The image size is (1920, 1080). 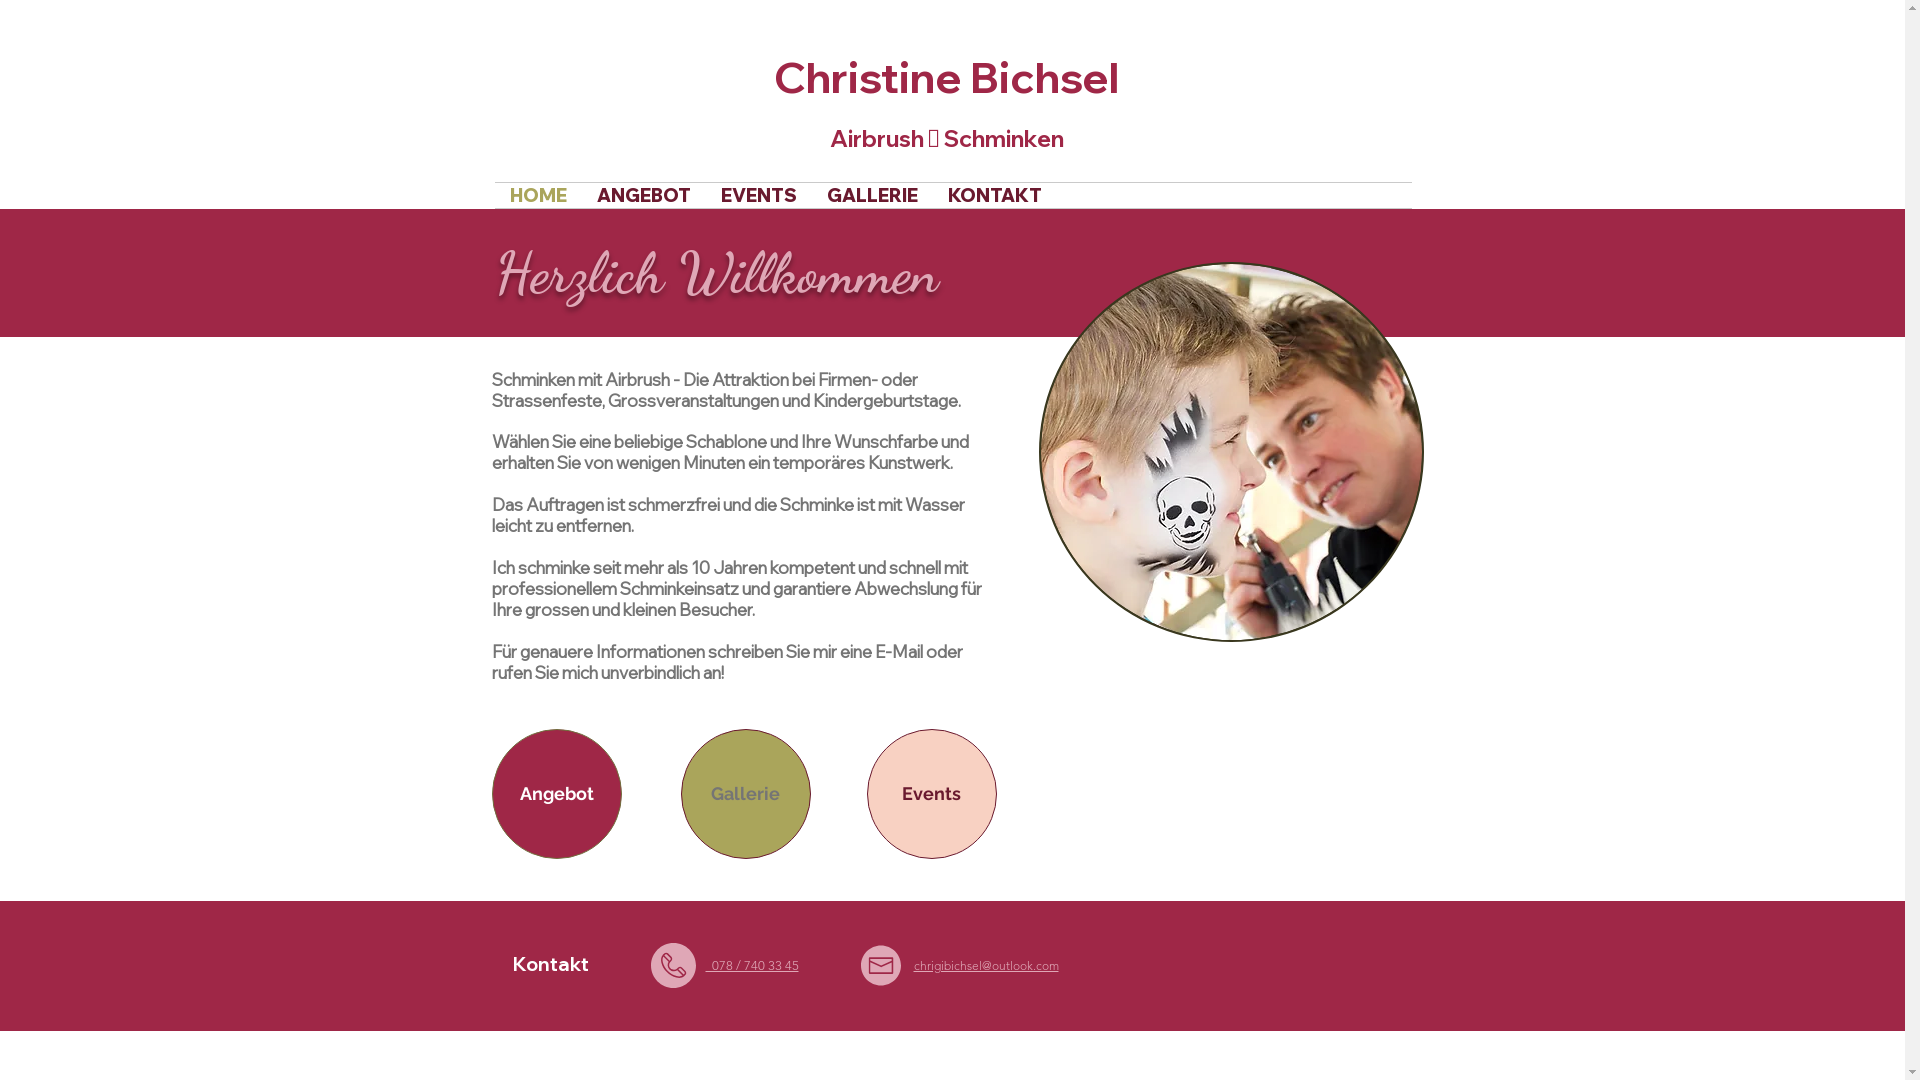 What do you see at coordinates (912, 964) in the screenshot?
I see `'chrigibichsel@outlook.com'` at bounding box center [912, 964].